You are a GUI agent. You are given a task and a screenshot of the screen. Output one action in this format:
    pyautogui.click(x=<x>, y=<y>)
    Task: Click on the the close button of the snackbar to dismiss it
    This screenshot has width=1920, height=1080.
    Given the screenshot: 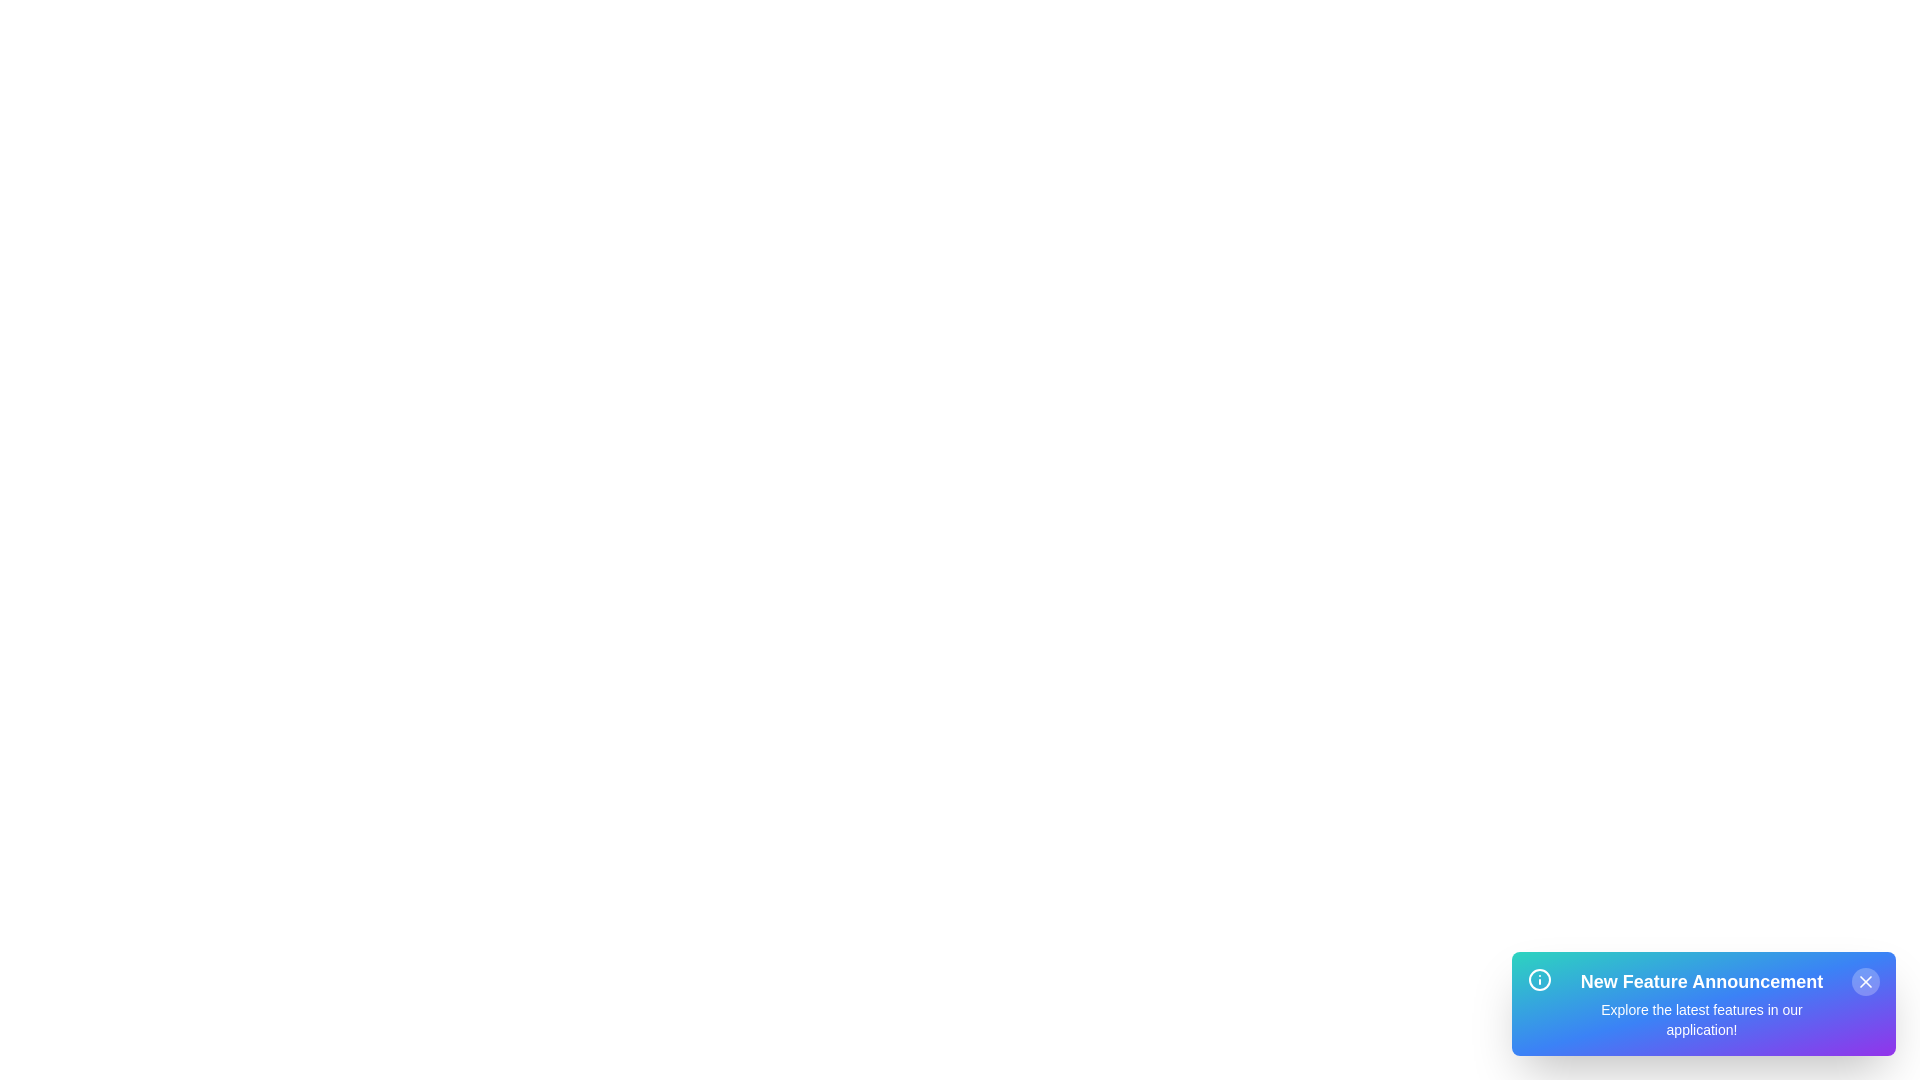 What is the action you would take?
    pyautogui.click(x=1865, y=981)
    